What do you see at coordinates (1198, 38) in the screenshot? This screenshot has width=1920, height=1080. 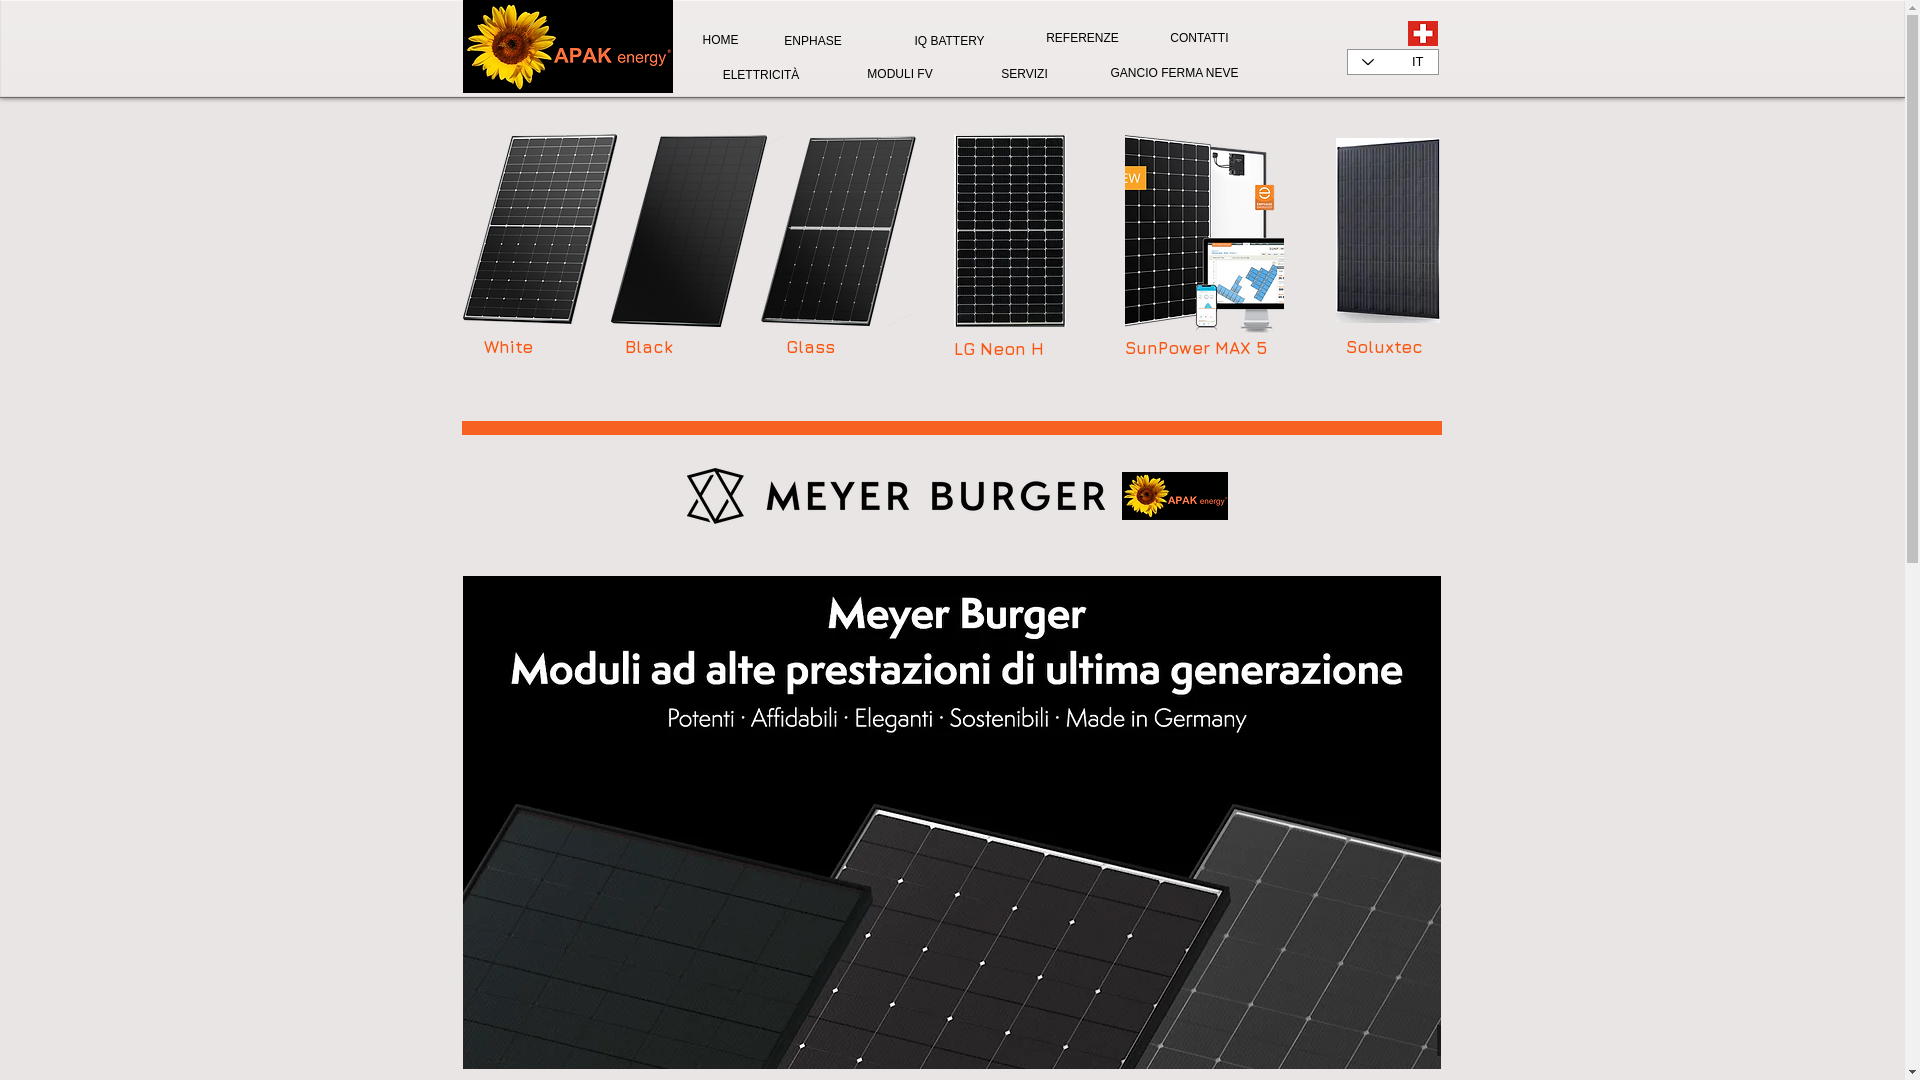 I see `'CONTATTI'` at bounding box center [1198, 38].